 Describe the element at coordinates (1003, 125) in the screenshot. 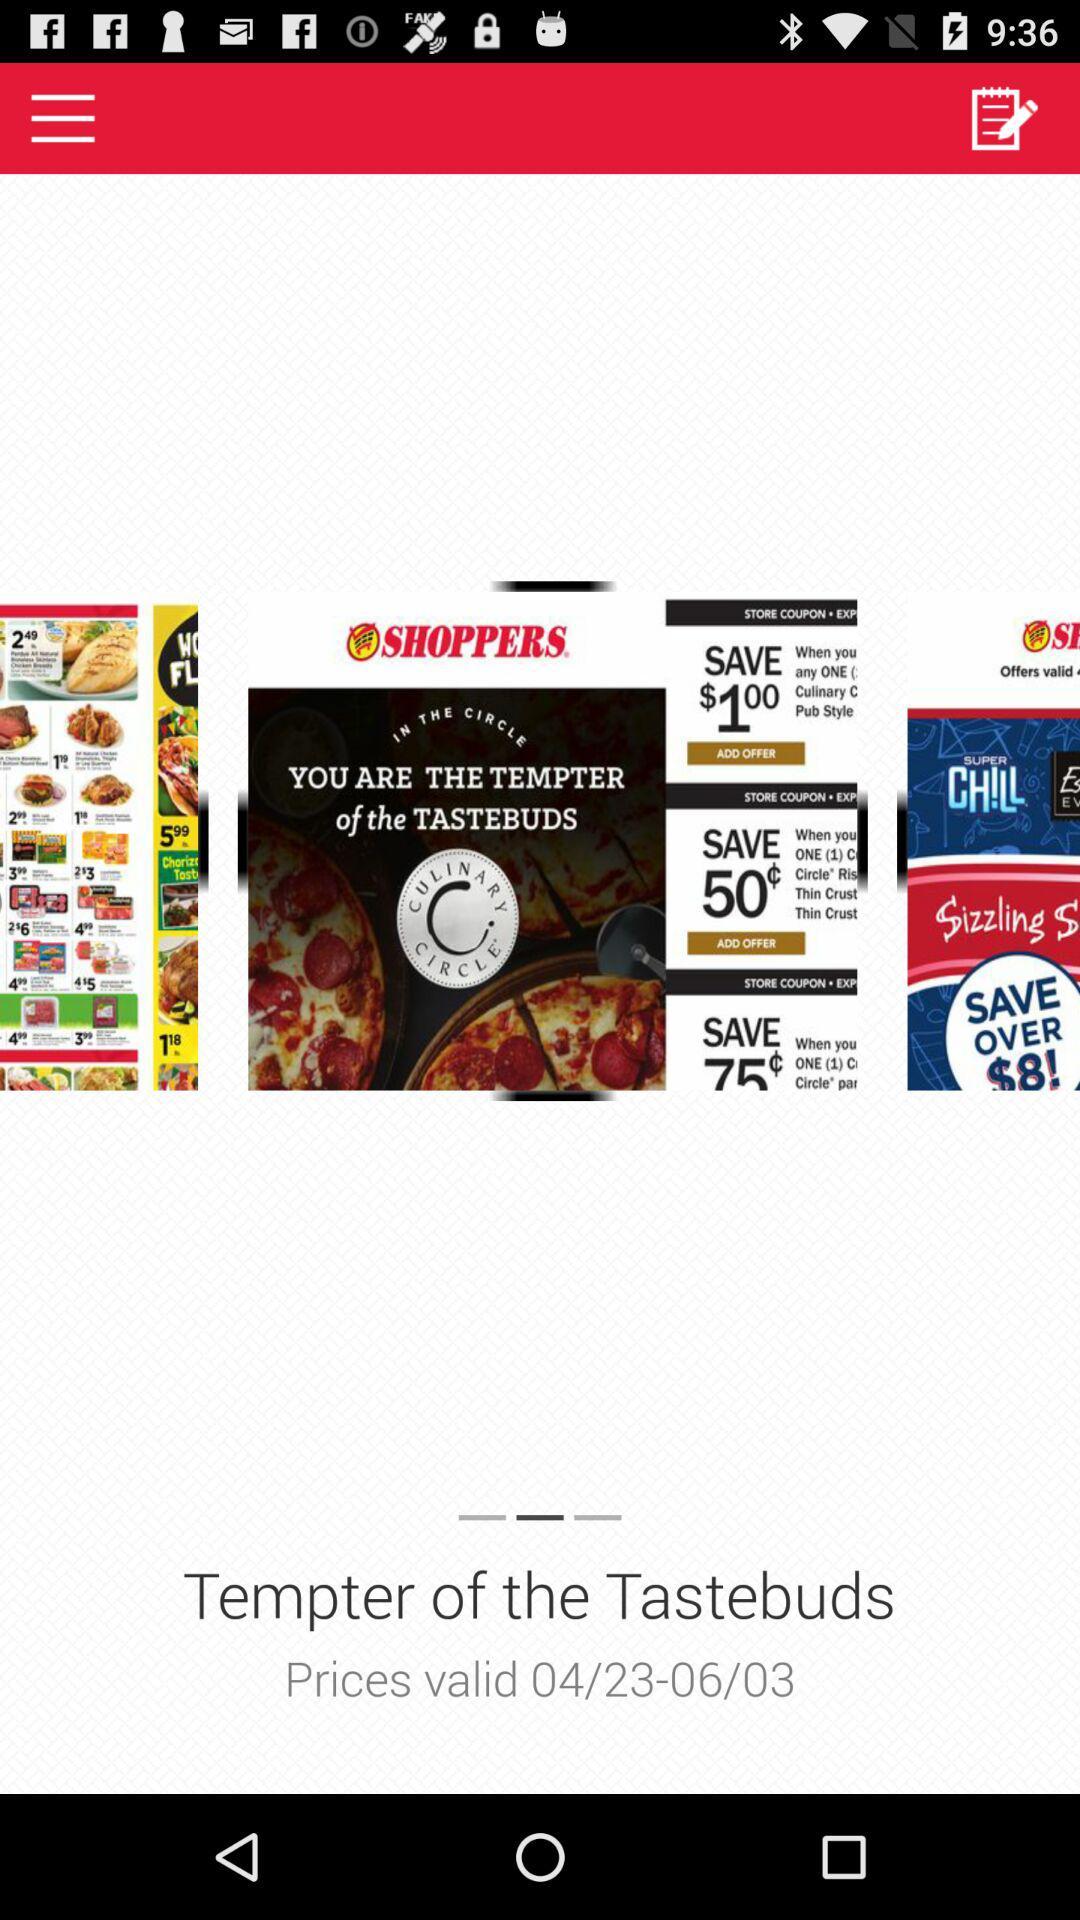

I see `the edit icon` at that location.